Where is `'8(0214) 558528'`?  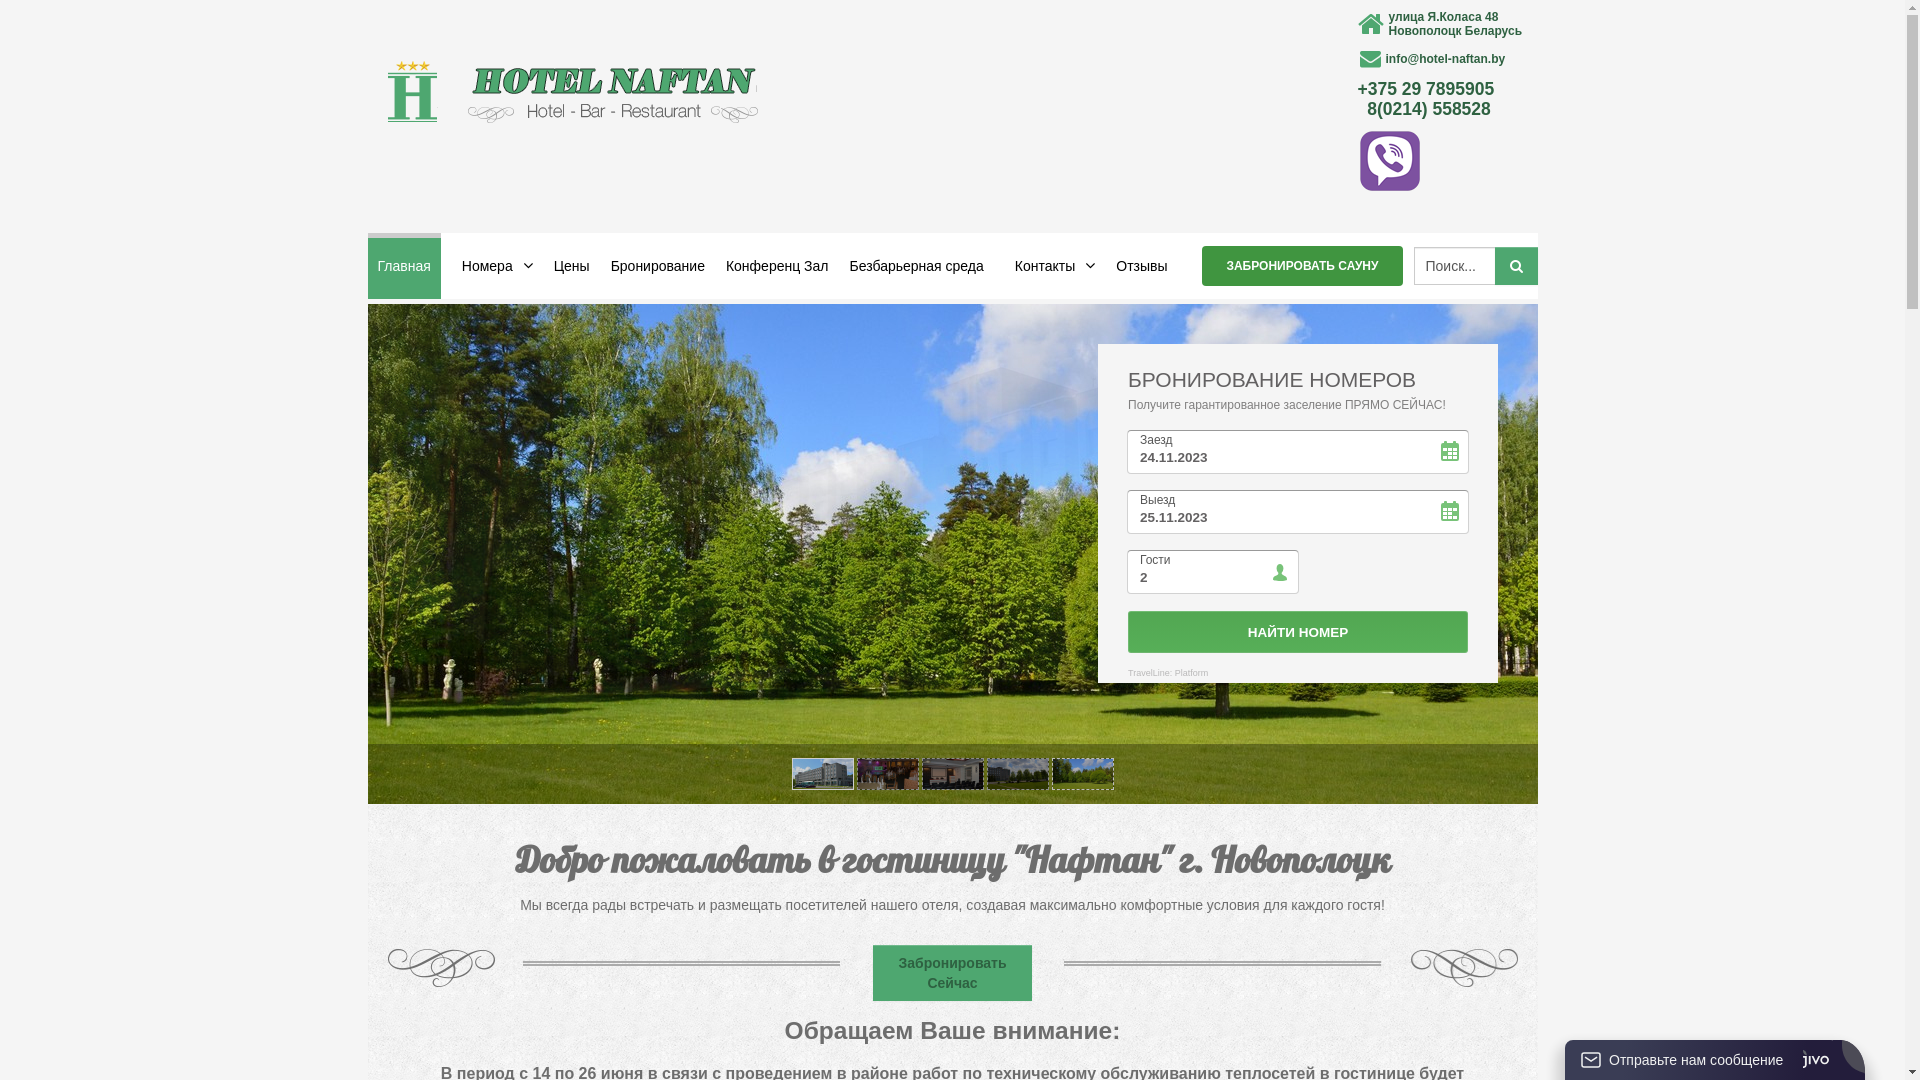 '8(0214) 558528' is located at coordinates (1366, 108).